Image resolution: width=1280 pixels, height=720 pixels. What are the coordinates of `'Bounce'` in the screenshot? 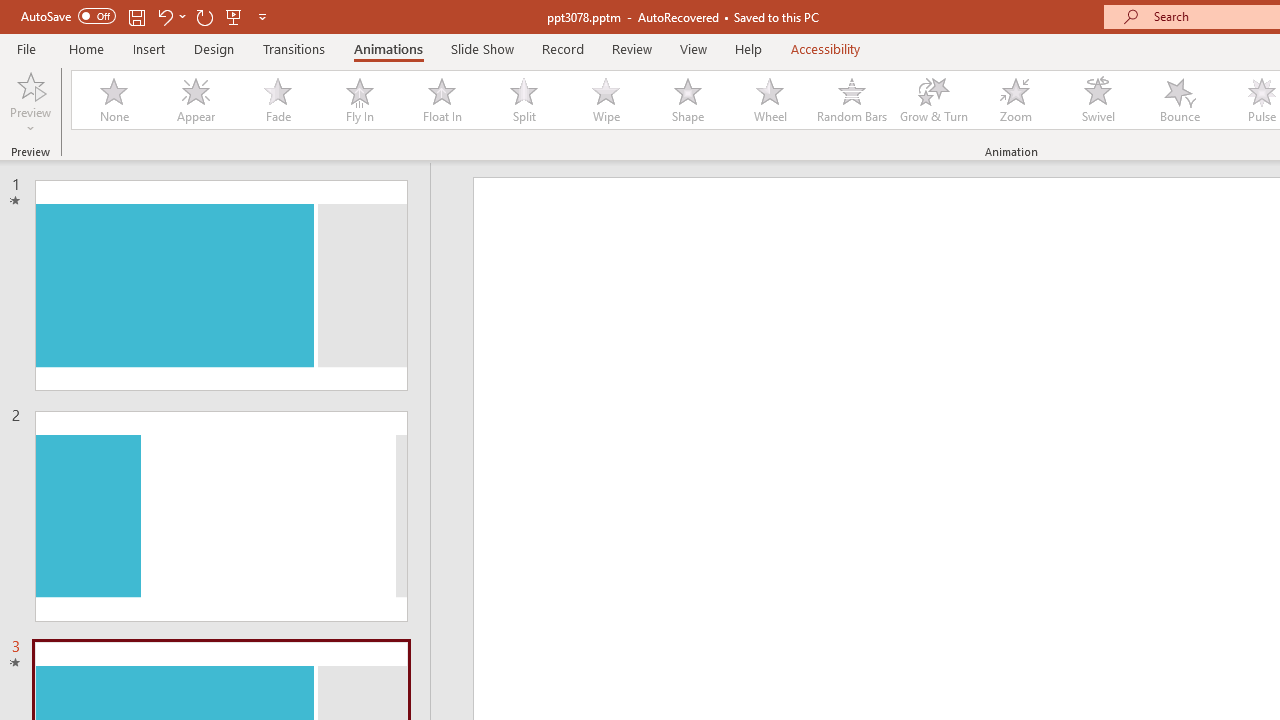 It's located at (1180, 100).